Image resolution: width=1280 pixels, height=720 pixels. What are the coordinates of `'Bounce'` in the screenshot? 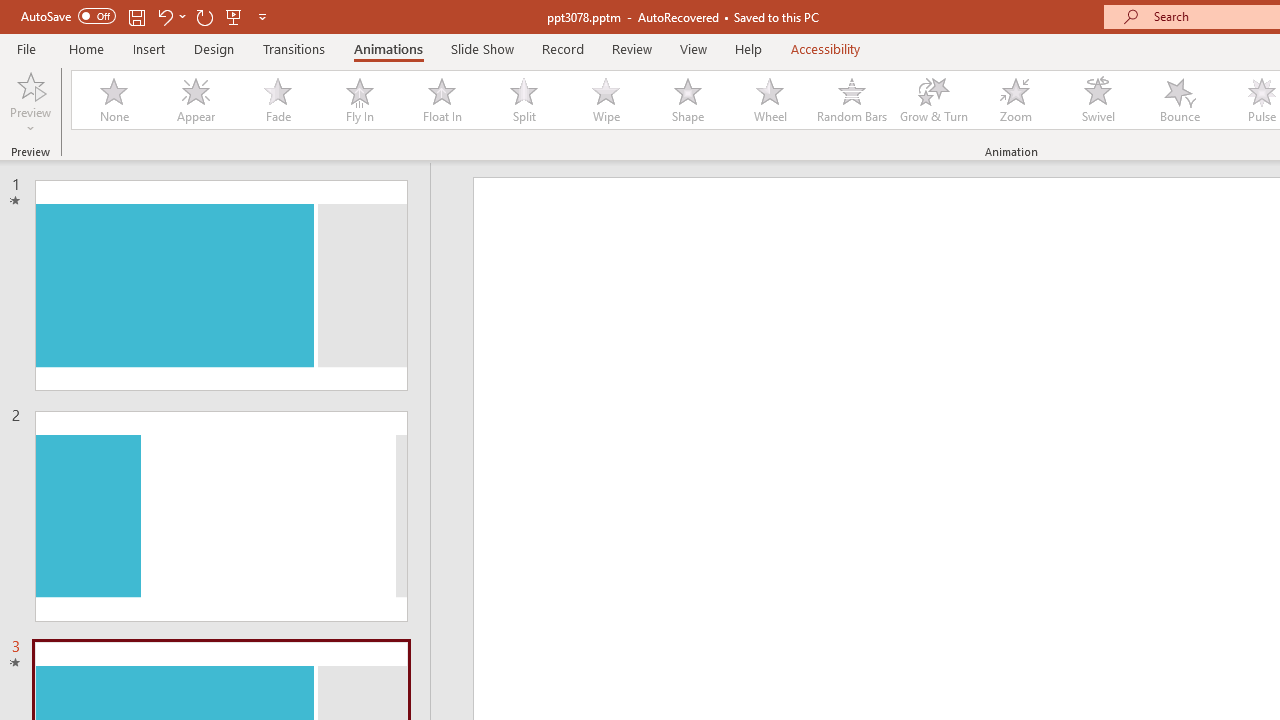 It's located at (1180, 100).